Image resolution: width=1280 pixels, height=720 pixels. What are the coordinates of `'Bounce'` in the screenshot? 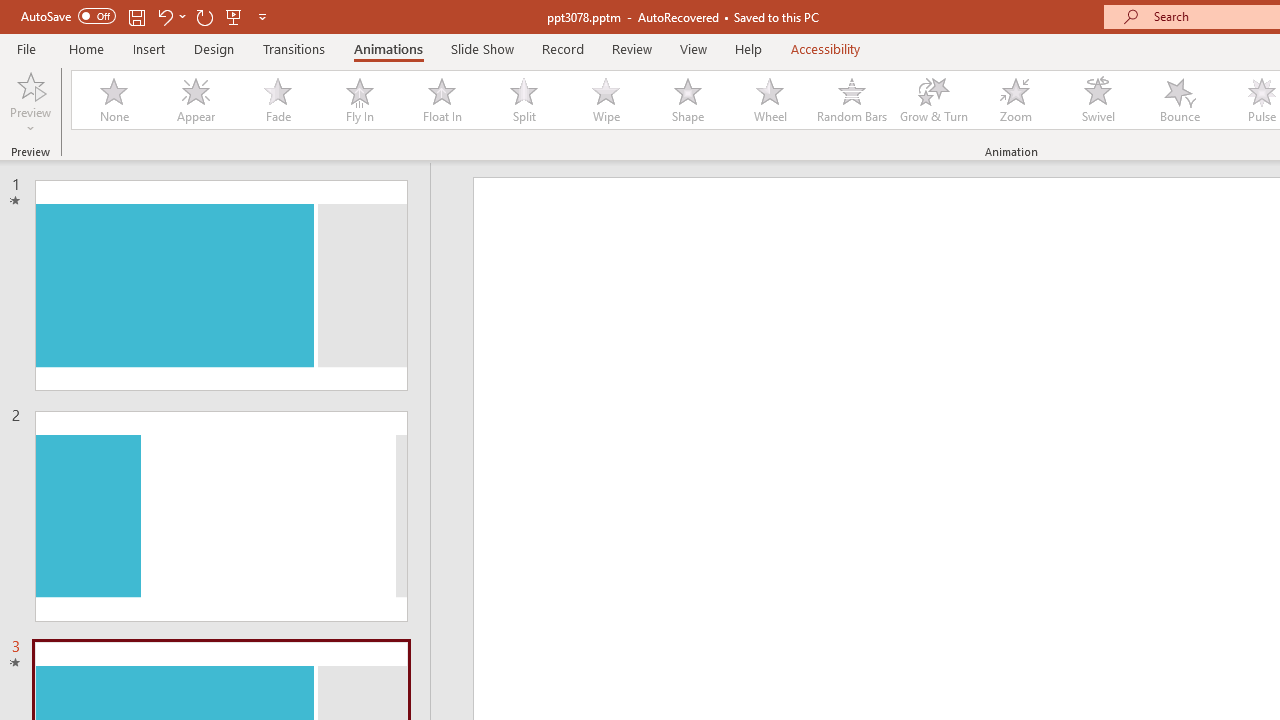 It's located at (1180, 100).